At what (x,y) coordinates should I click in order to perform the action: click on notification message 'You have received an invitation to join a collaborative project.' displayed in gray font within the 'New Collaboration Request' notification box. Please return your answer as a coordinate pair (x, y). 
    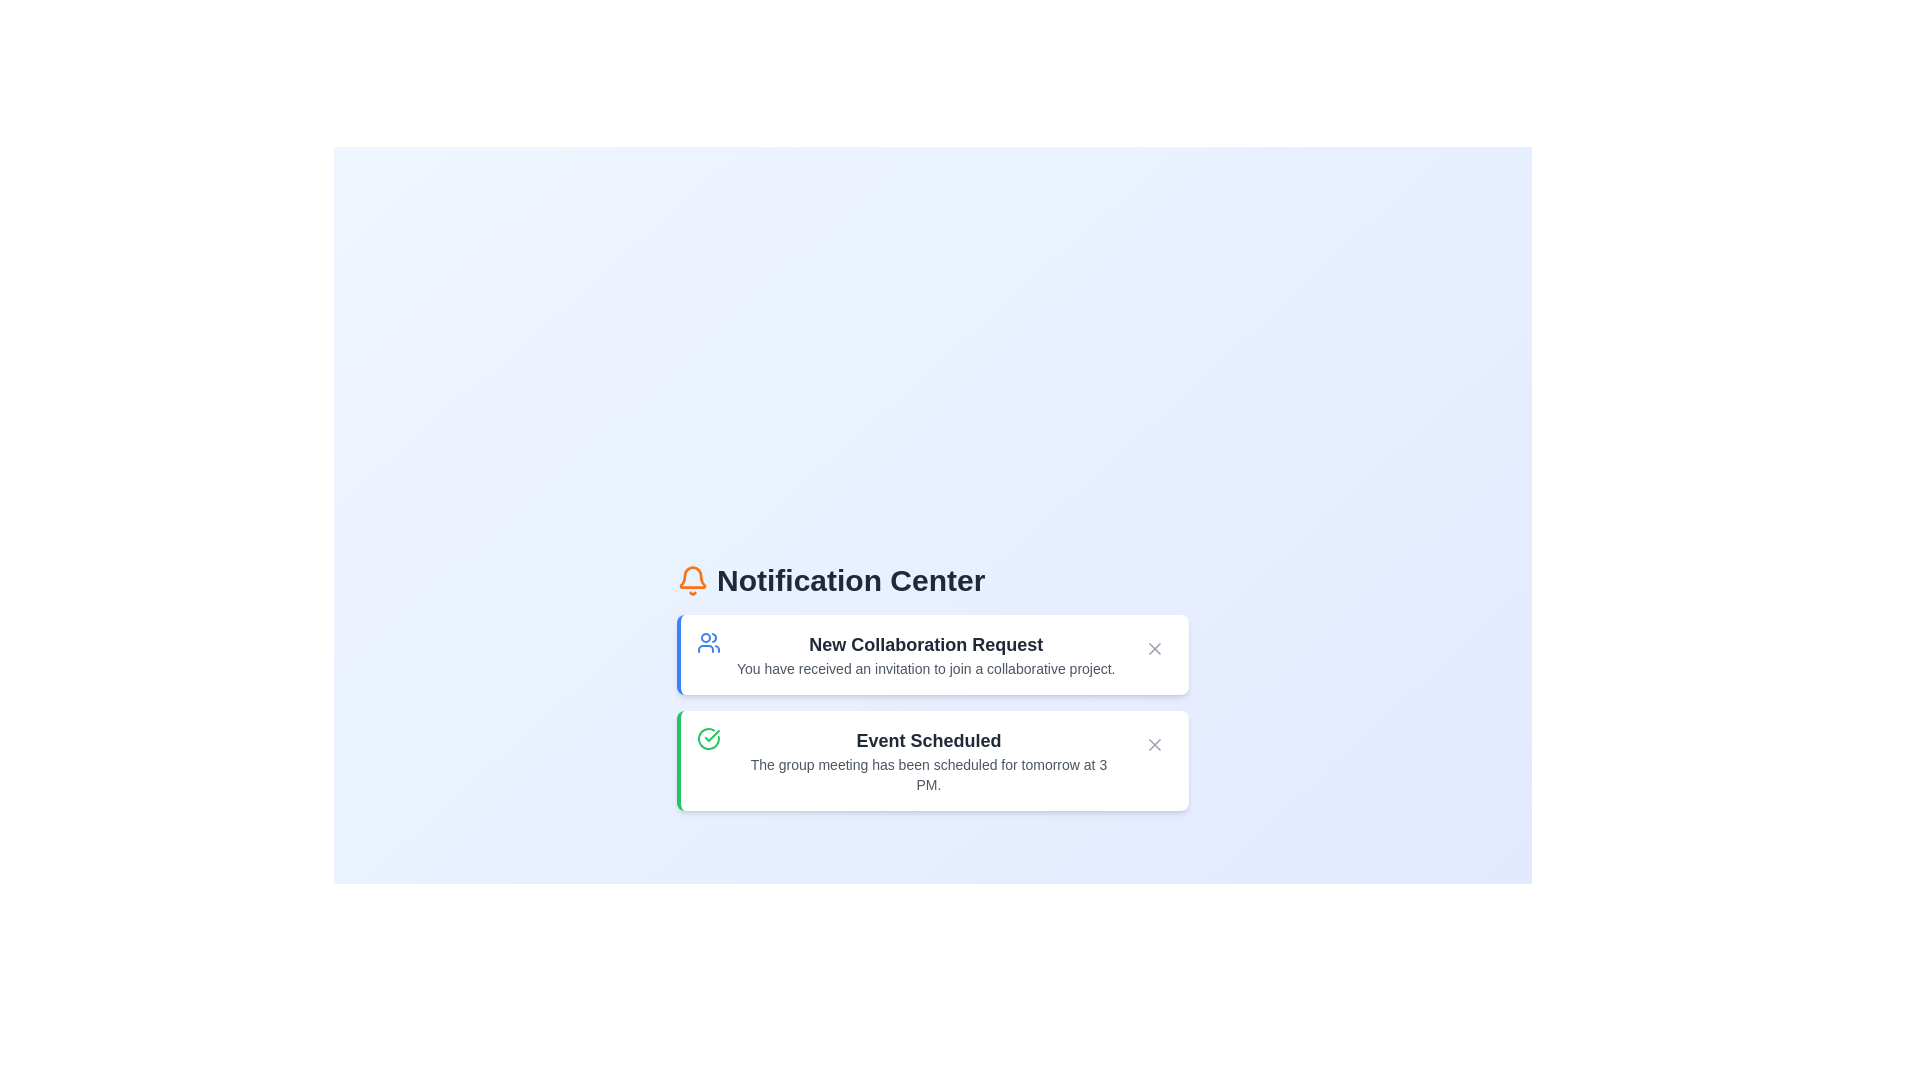
    Looking at the image, I should click on (925, 668).